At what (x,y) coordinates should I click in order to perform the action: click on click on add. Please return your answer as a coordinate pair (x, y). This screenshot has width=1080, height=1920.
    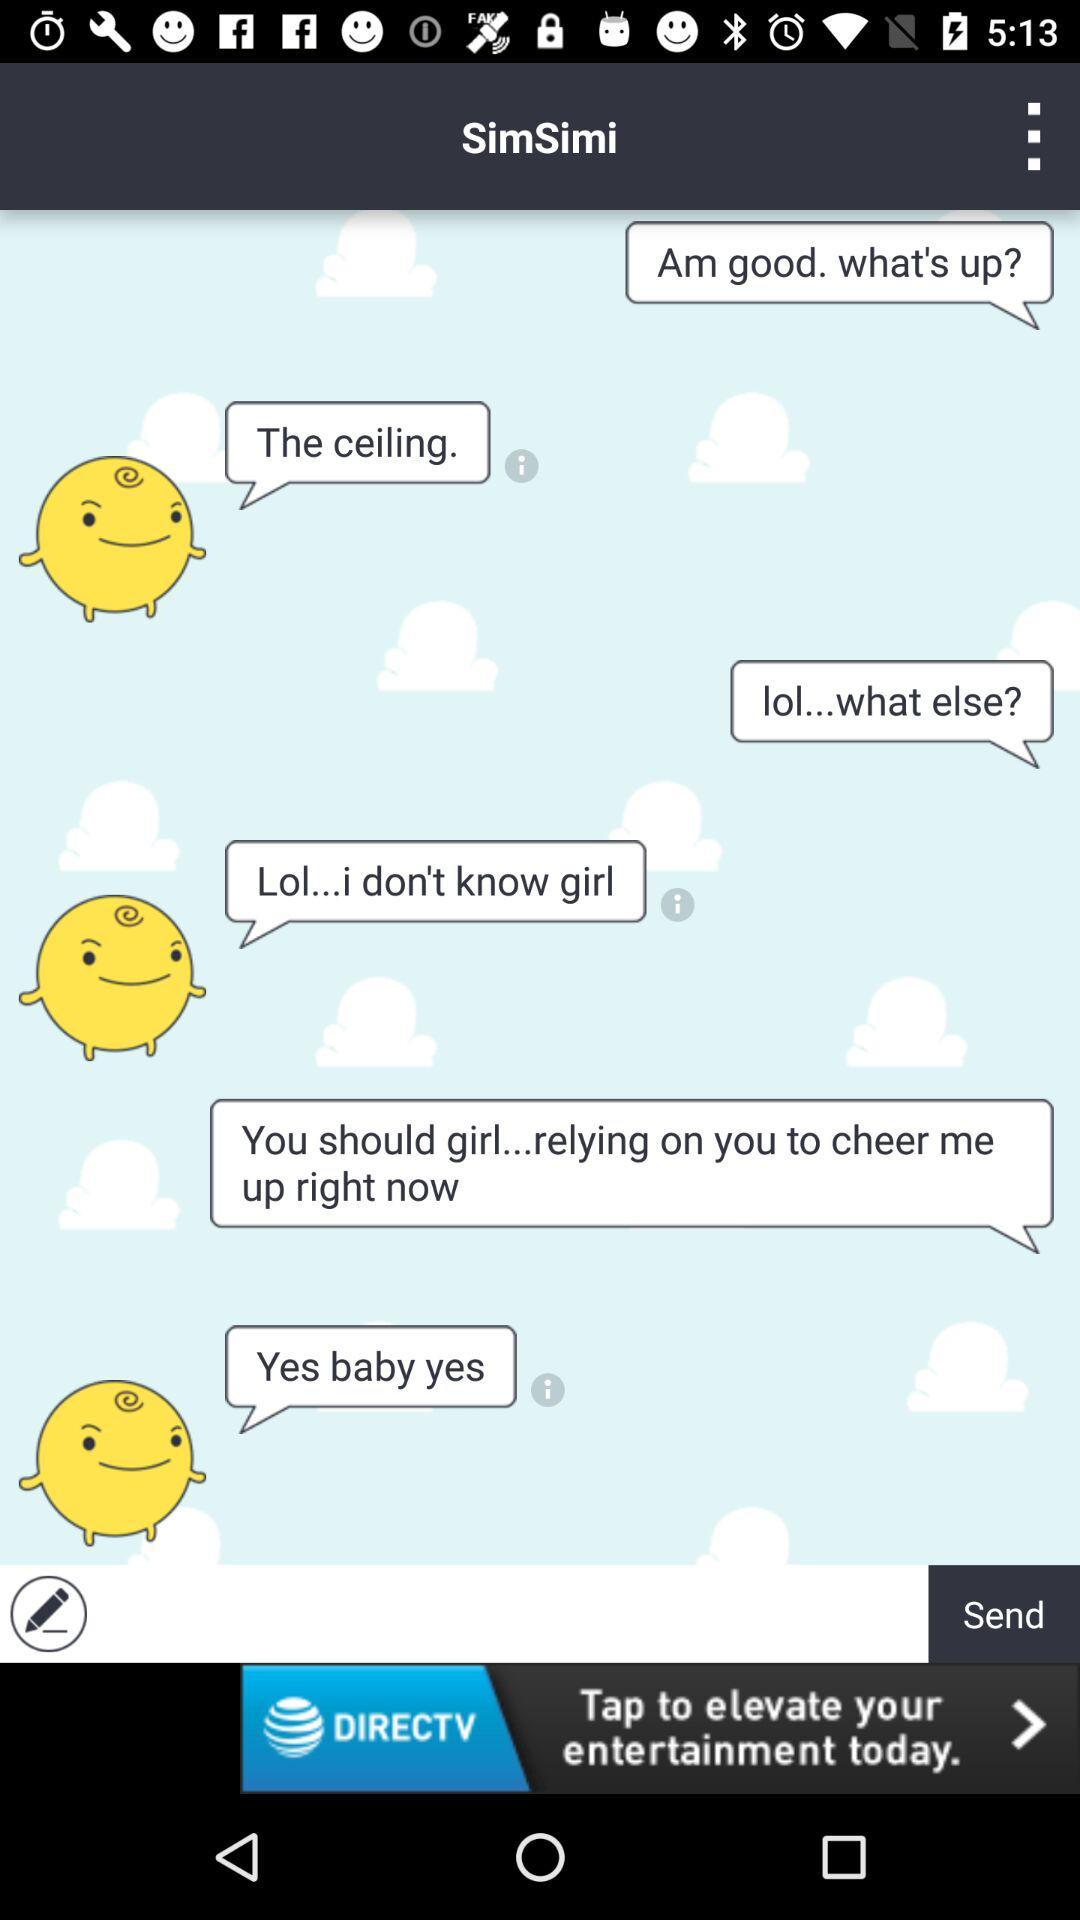
    Looking at the image, I should click on (512, 1613).